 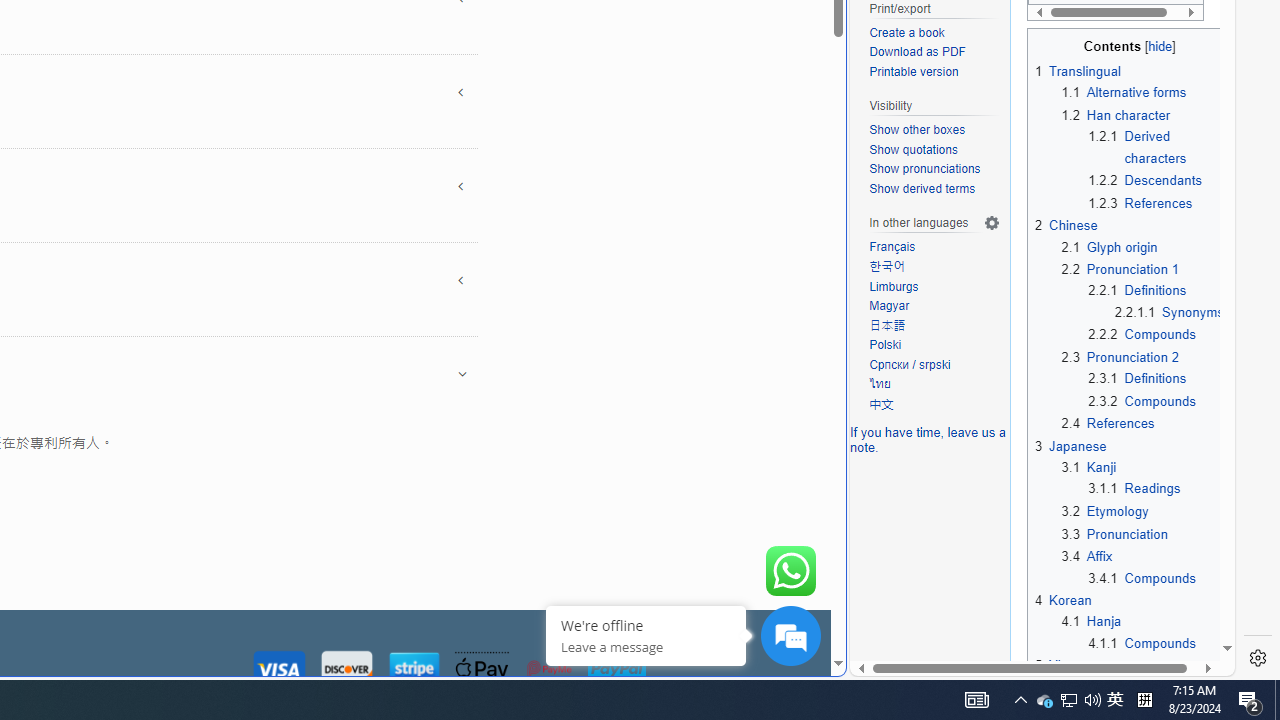 What do you see at coordinates (1156, 488) in the screenshot?
I see `'3.1.1Readings'` at bounding box center [1156, 488].